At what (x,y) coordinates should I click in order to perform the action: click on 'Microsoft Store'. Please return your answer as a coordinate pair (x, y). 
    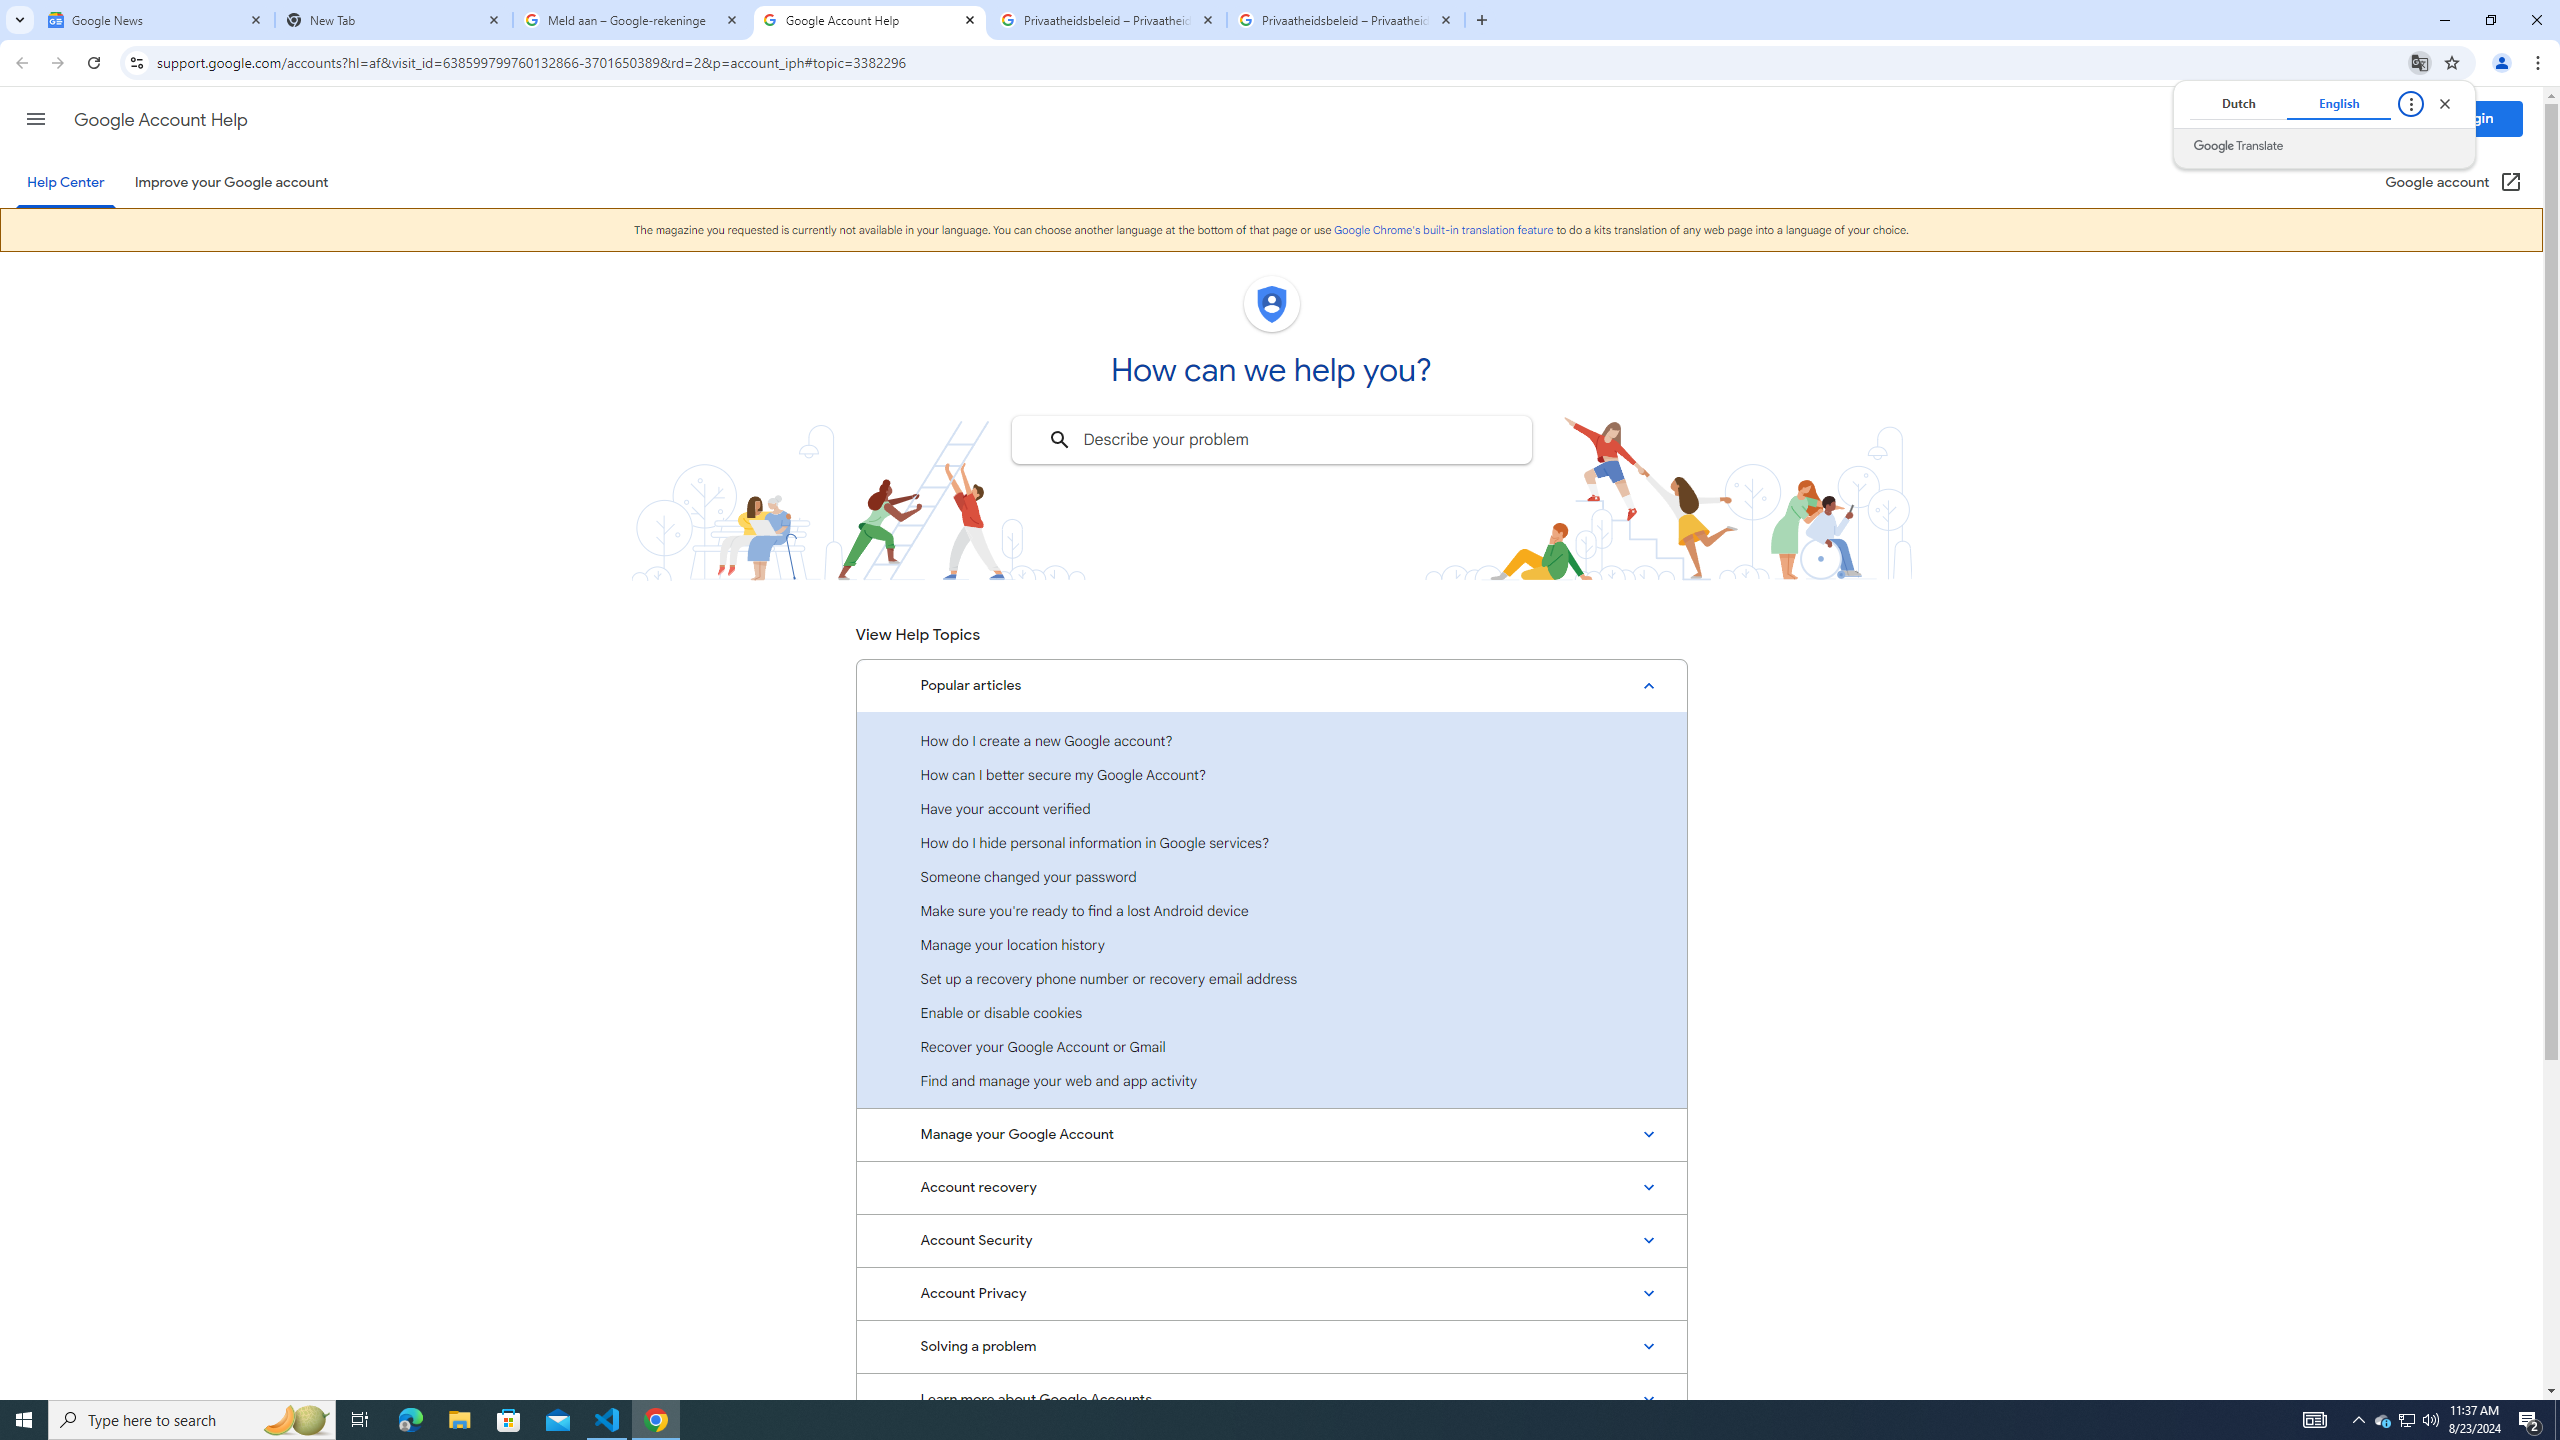
    Looking at the image, I should click on (509, 1418).